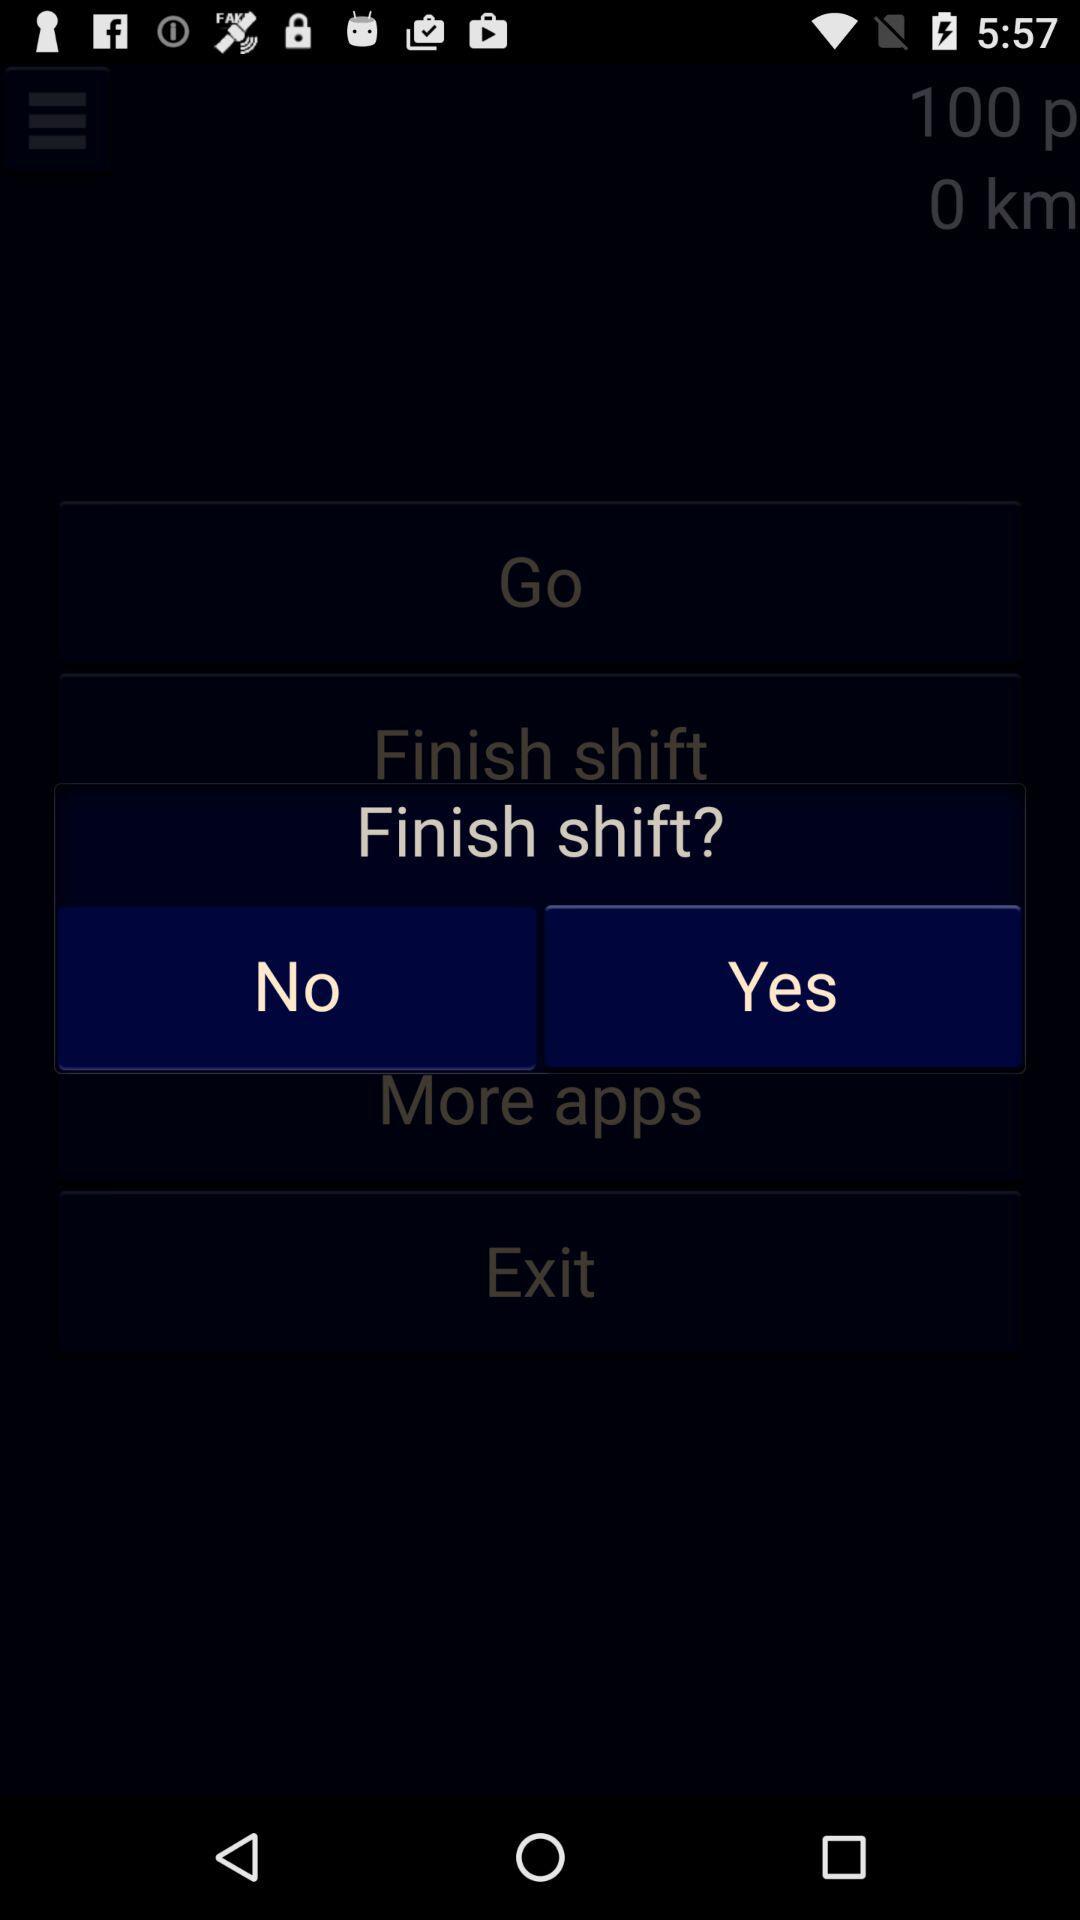 The width and height of the screenshot is (1080, 1920). What do you see at coordinates (56, 119) in the screenshot?
I see `menu` at bounding box center [56, 119].